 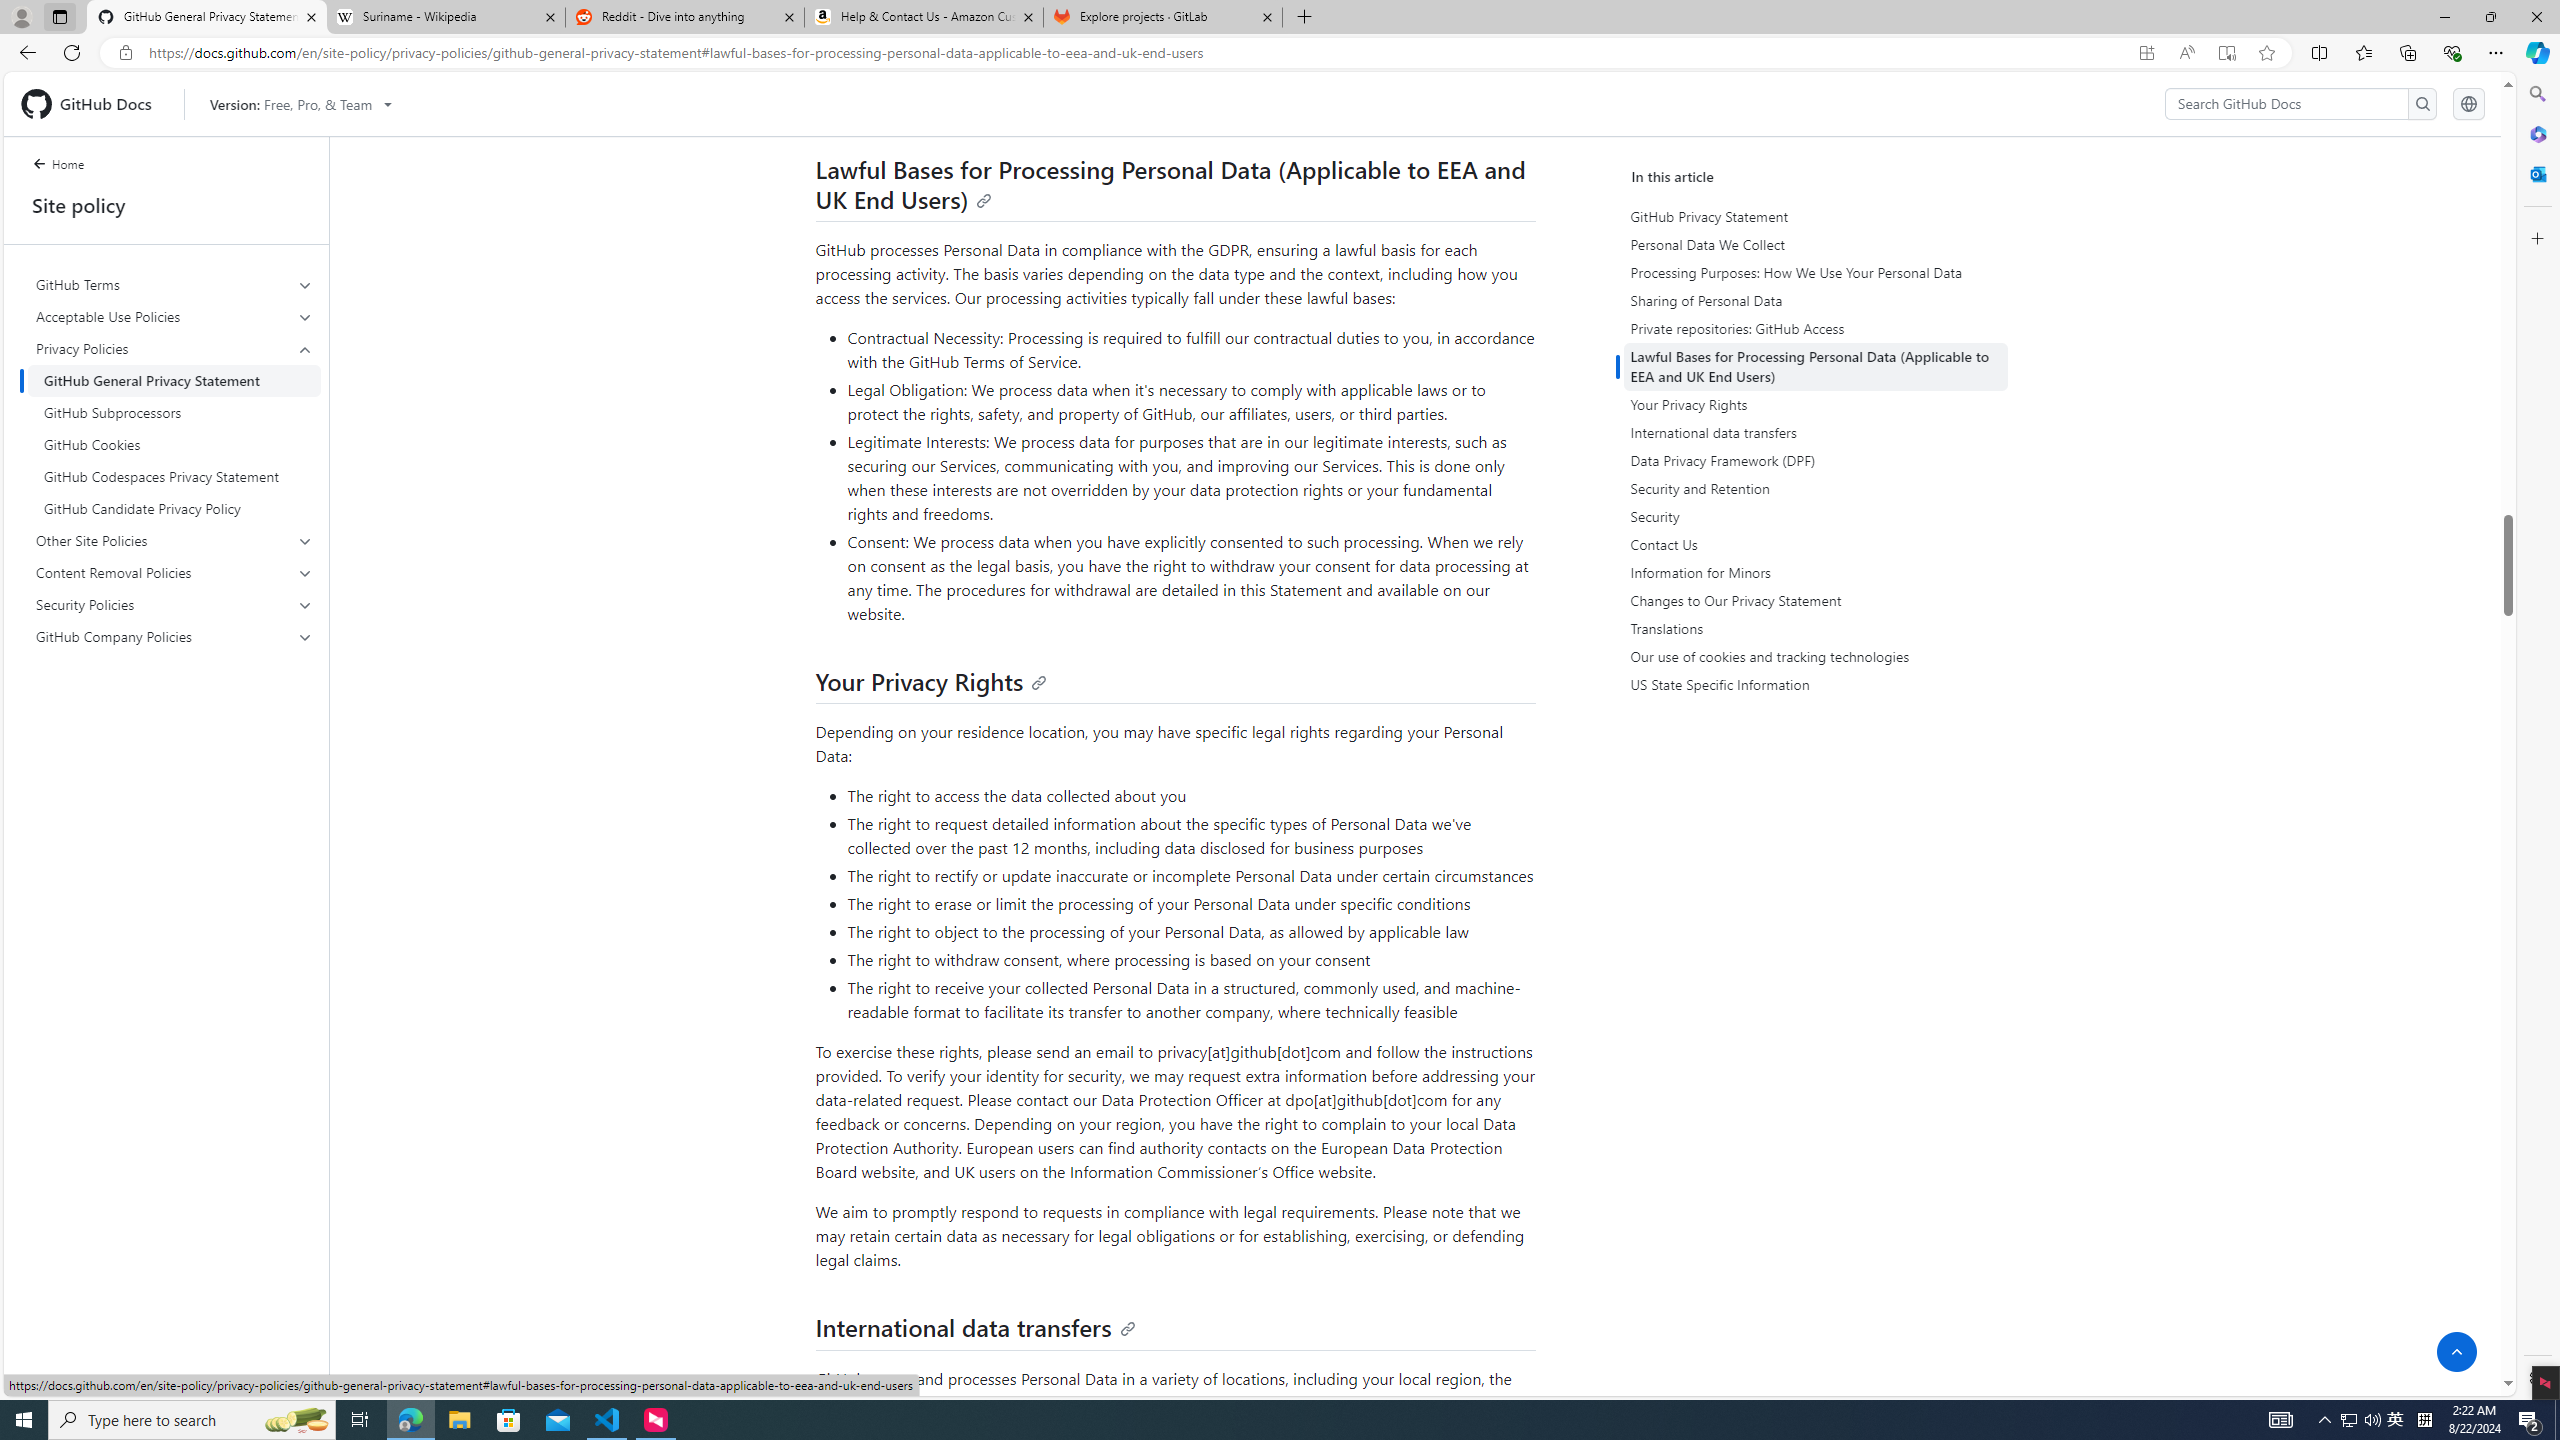 What do you see at coordinates (174, 475) in the screenshot?
I see `'GitHub Codespaces Privacy Statement'` at bounding box center [174, 475].